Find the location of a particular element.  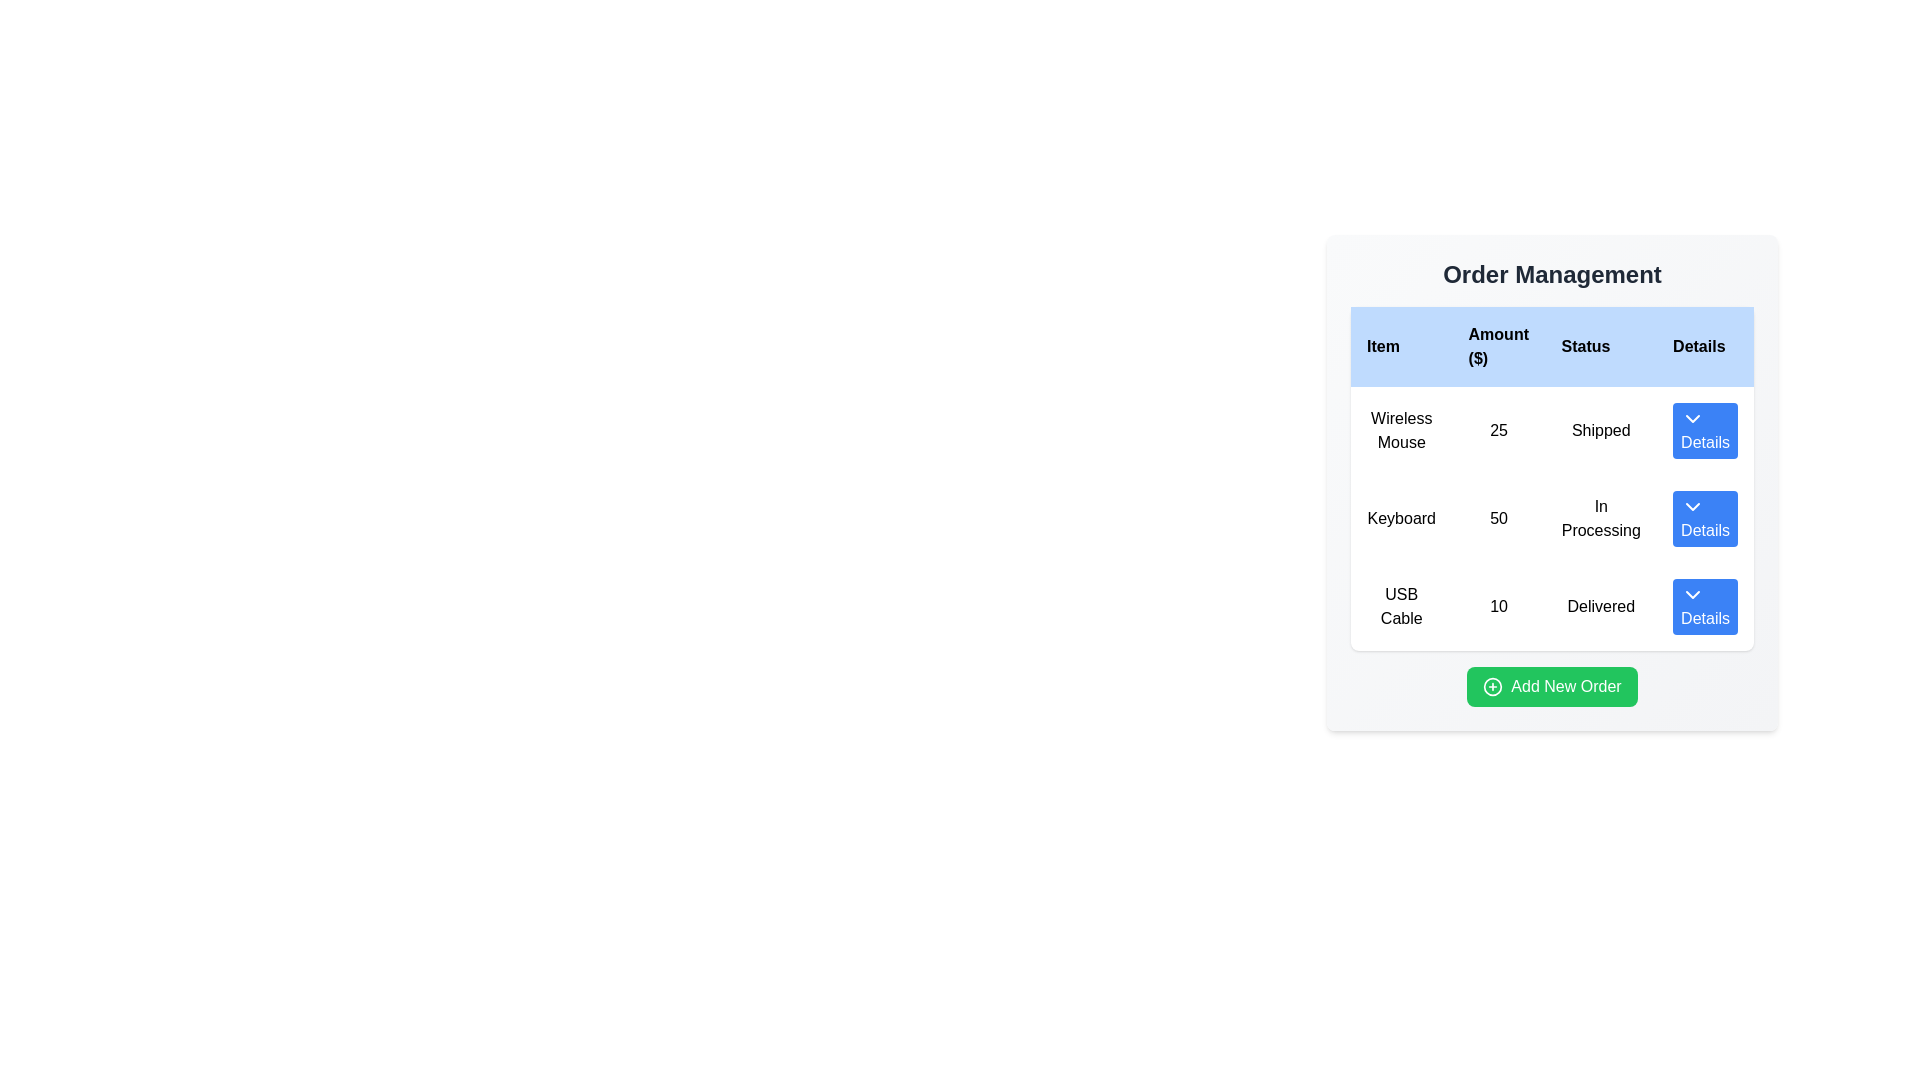

the 'Delivered' text label element, which is part of the item listing for 'USB Cable', positioned to the right of the 'Amount ($)' element and to the left of the 'Details' button is located at coordinates (1601, 605).